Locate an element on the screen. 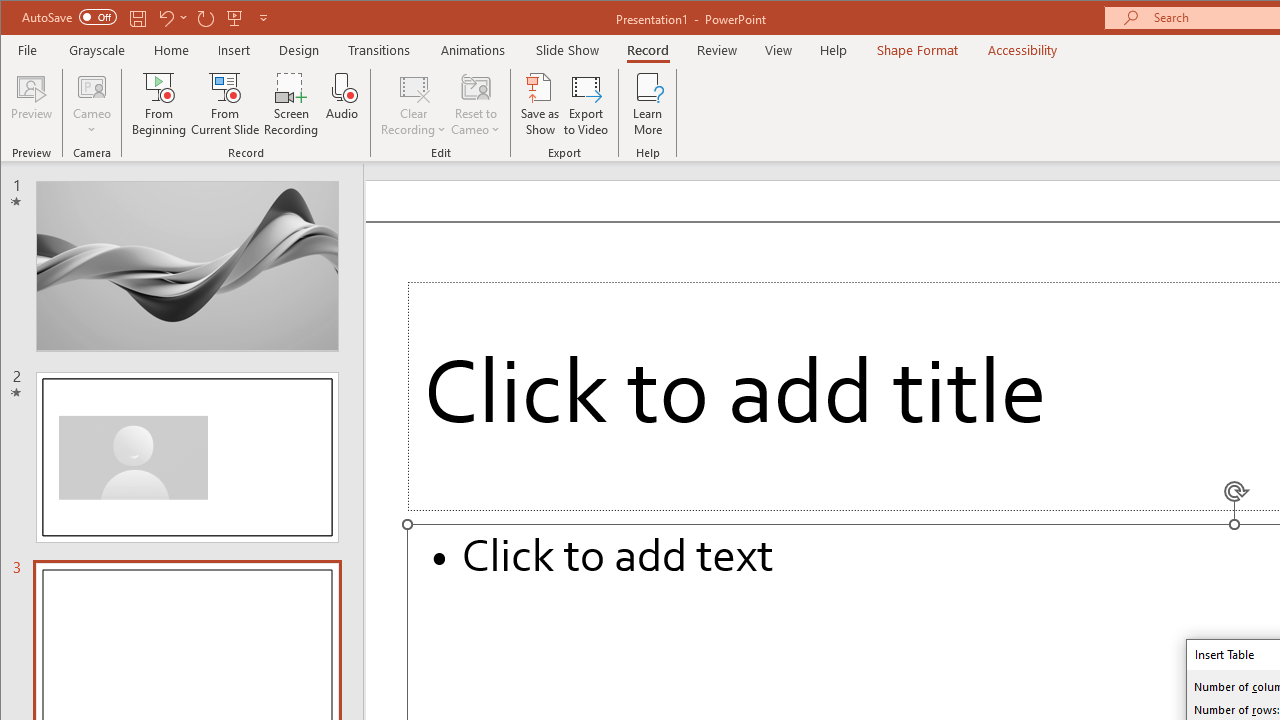 The width and height of the screenshot is (1280, 720). 'Shape Format' is located at coordinates (916, 49).